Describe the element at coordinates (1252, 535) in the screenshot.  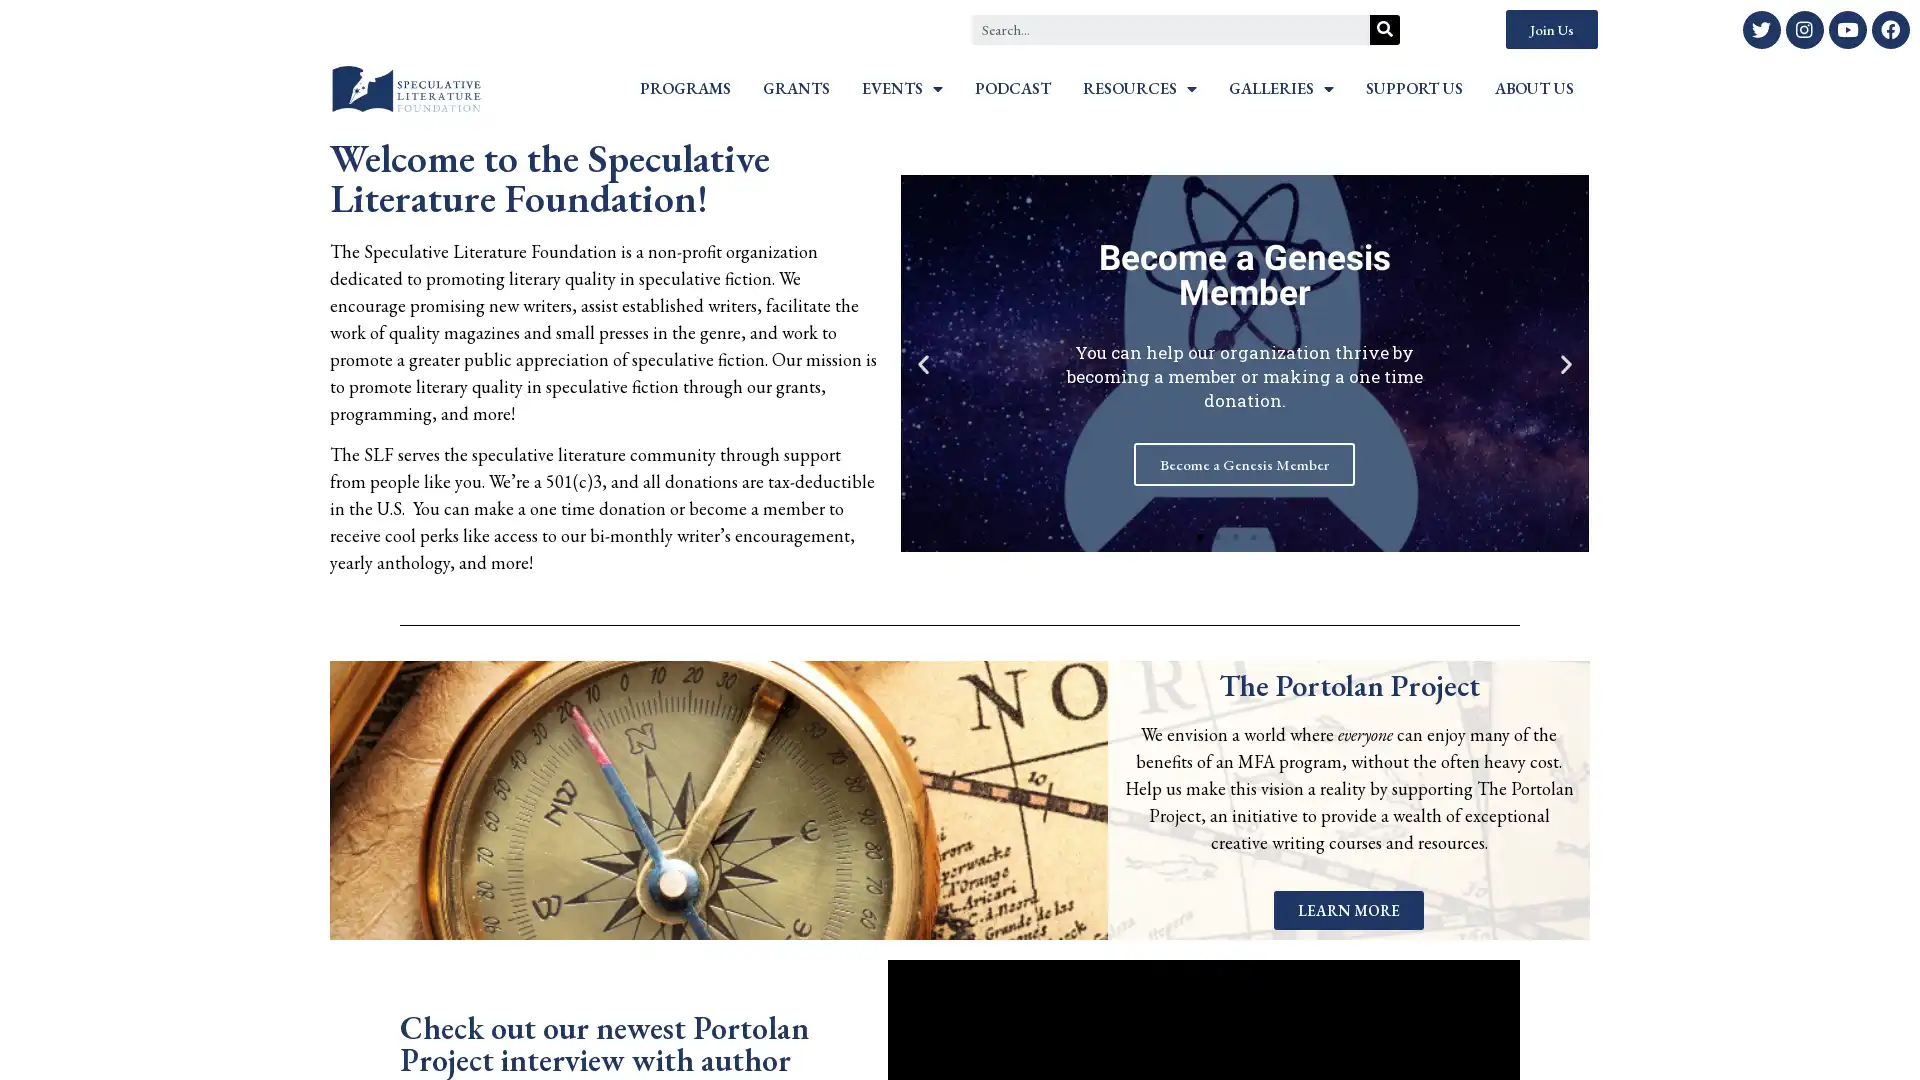
I see `Go to slide 4` at that location.